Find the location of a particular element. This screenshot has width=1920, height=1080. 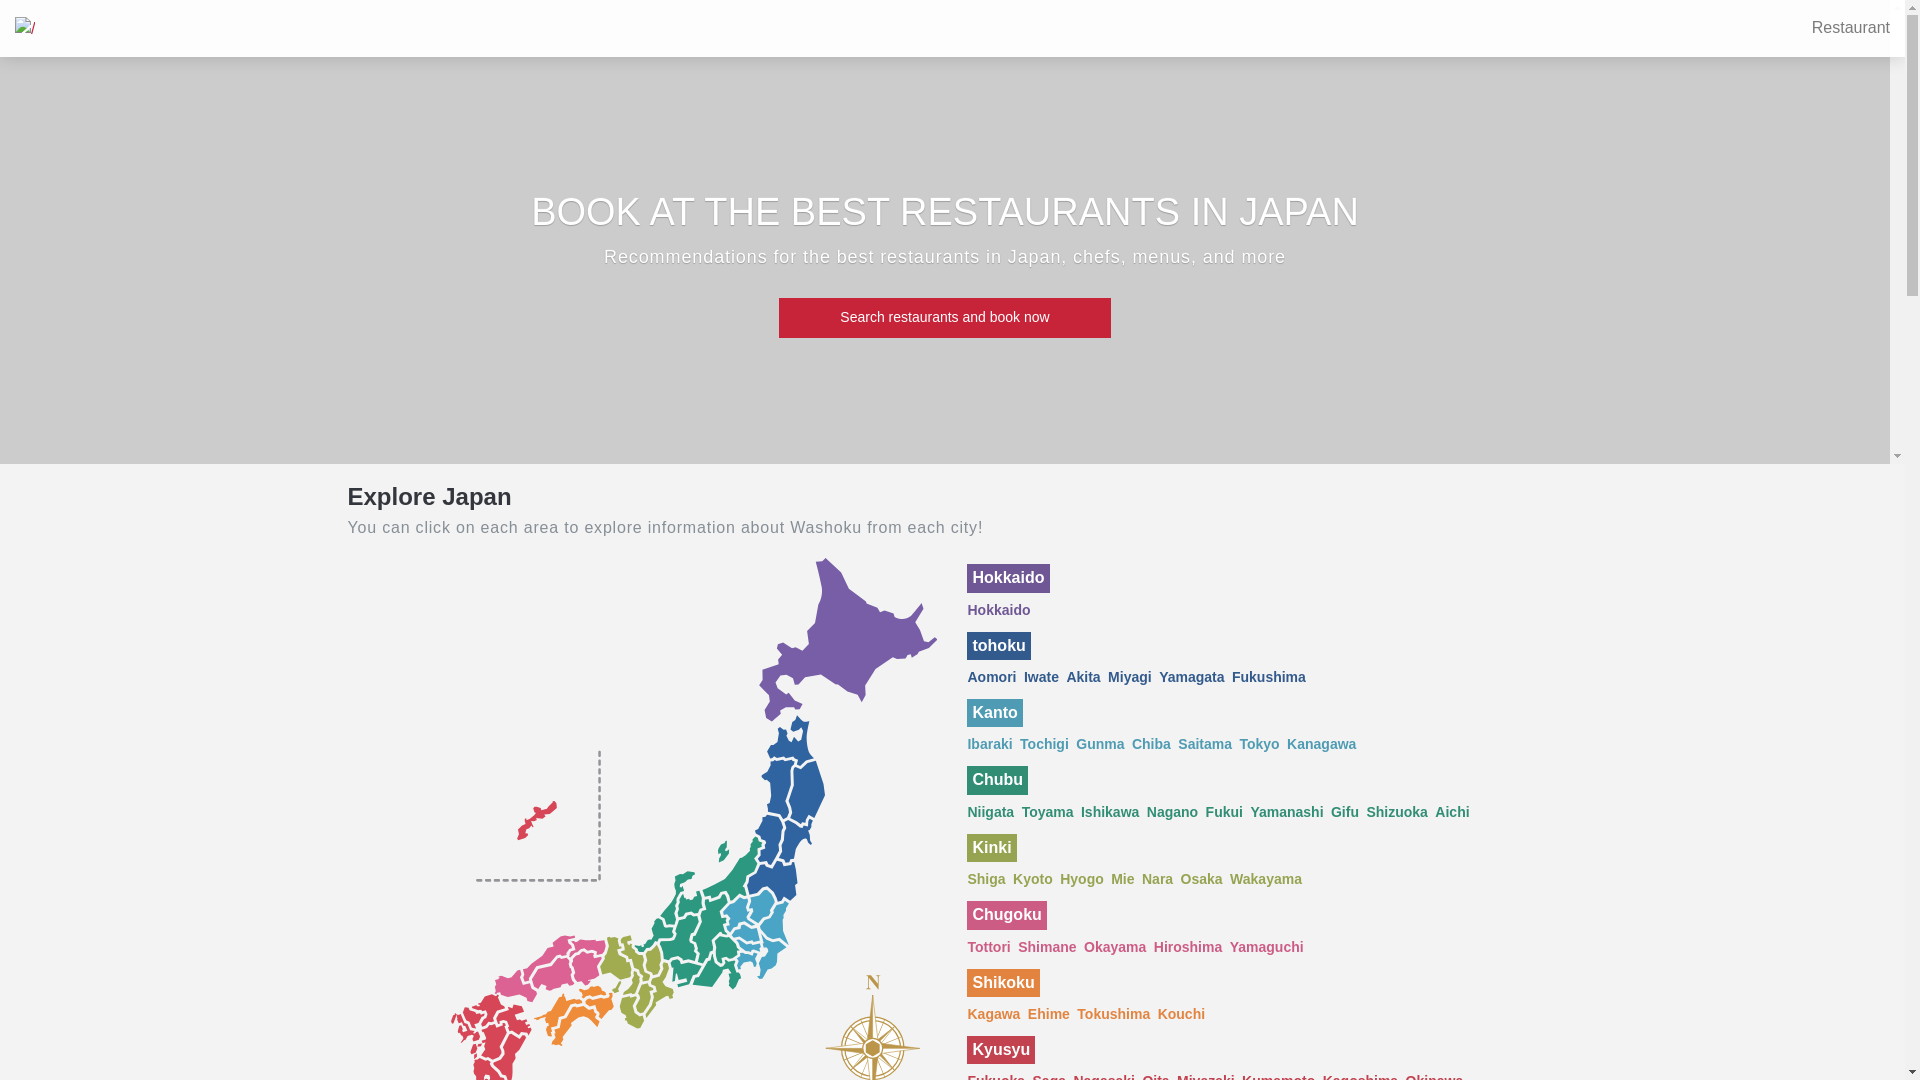

'Toyama' is located at coordinates (1046, 812).